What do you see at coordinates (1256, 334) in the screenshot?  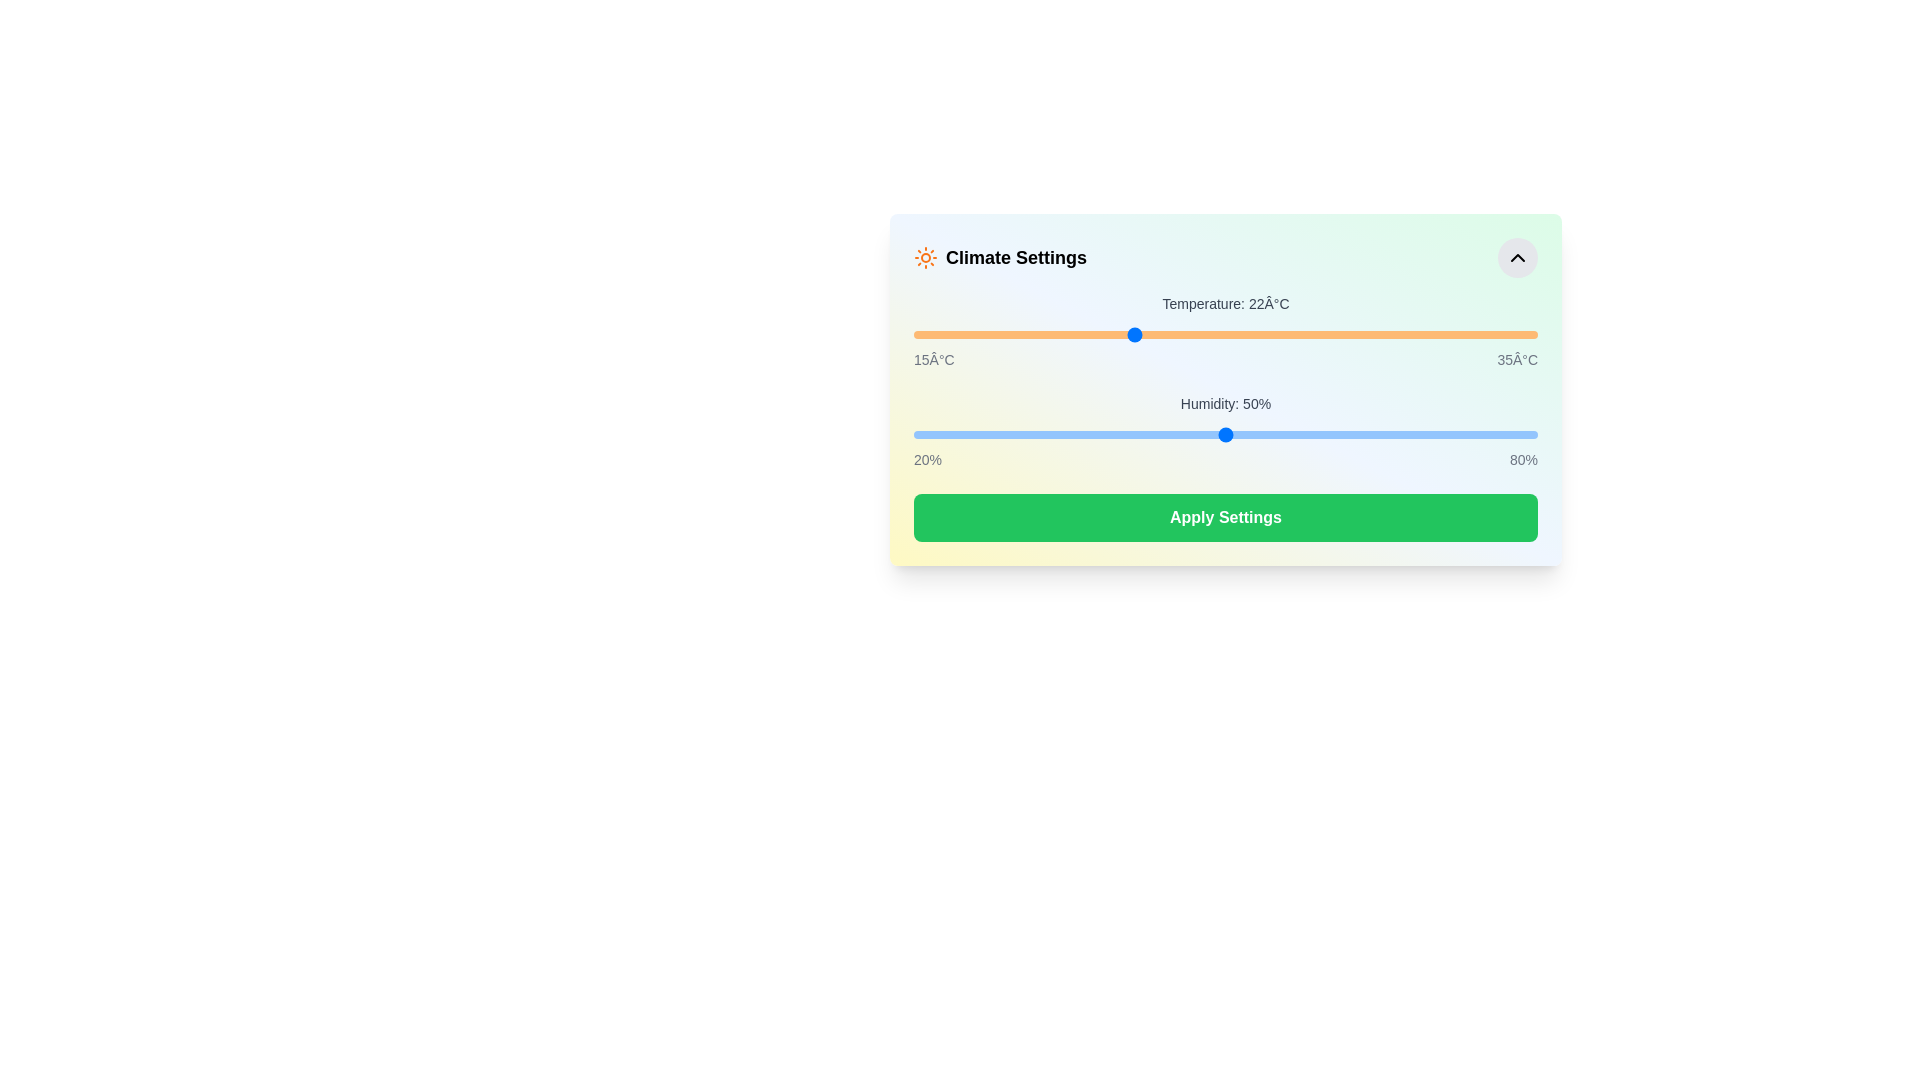 I see `the temperature` at bounding box center [1256, 334].